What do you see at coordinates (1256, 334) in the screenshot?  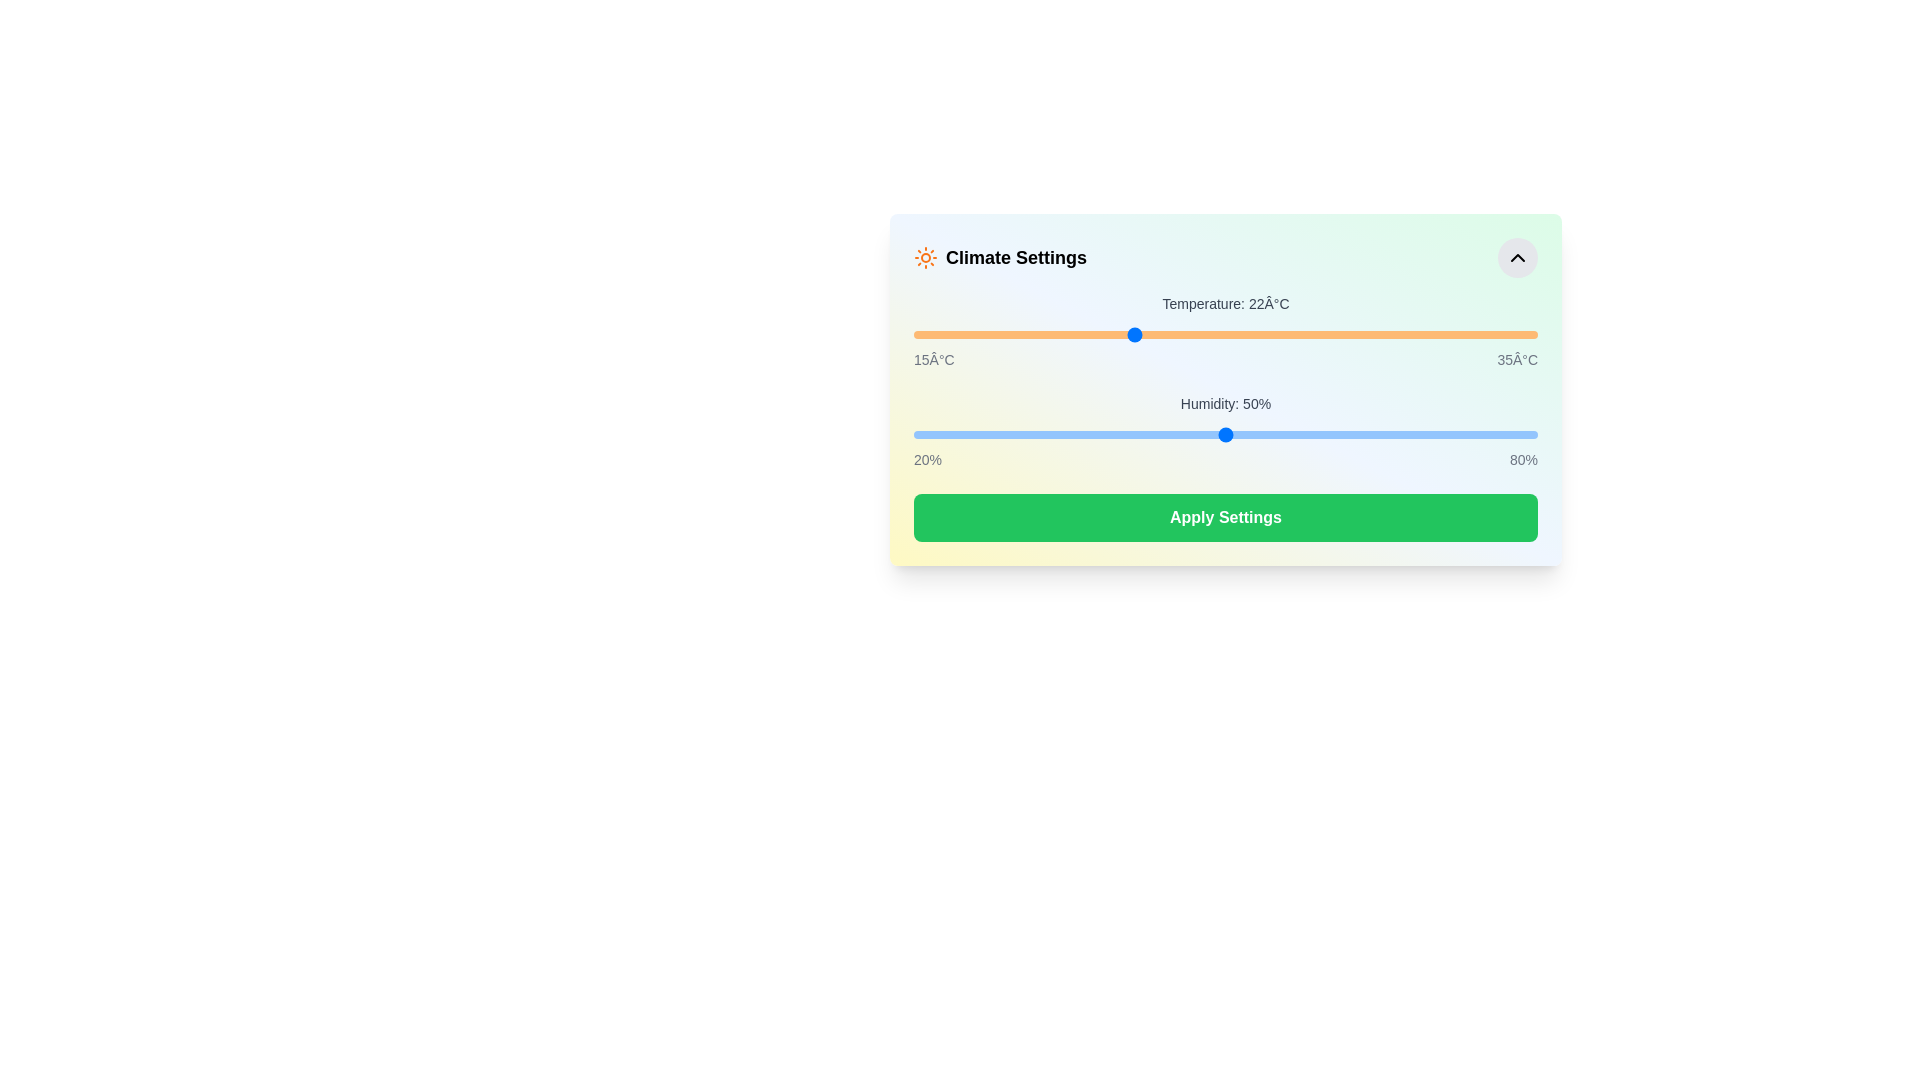 I see `the temperature` at bounding box center [1256, 334].